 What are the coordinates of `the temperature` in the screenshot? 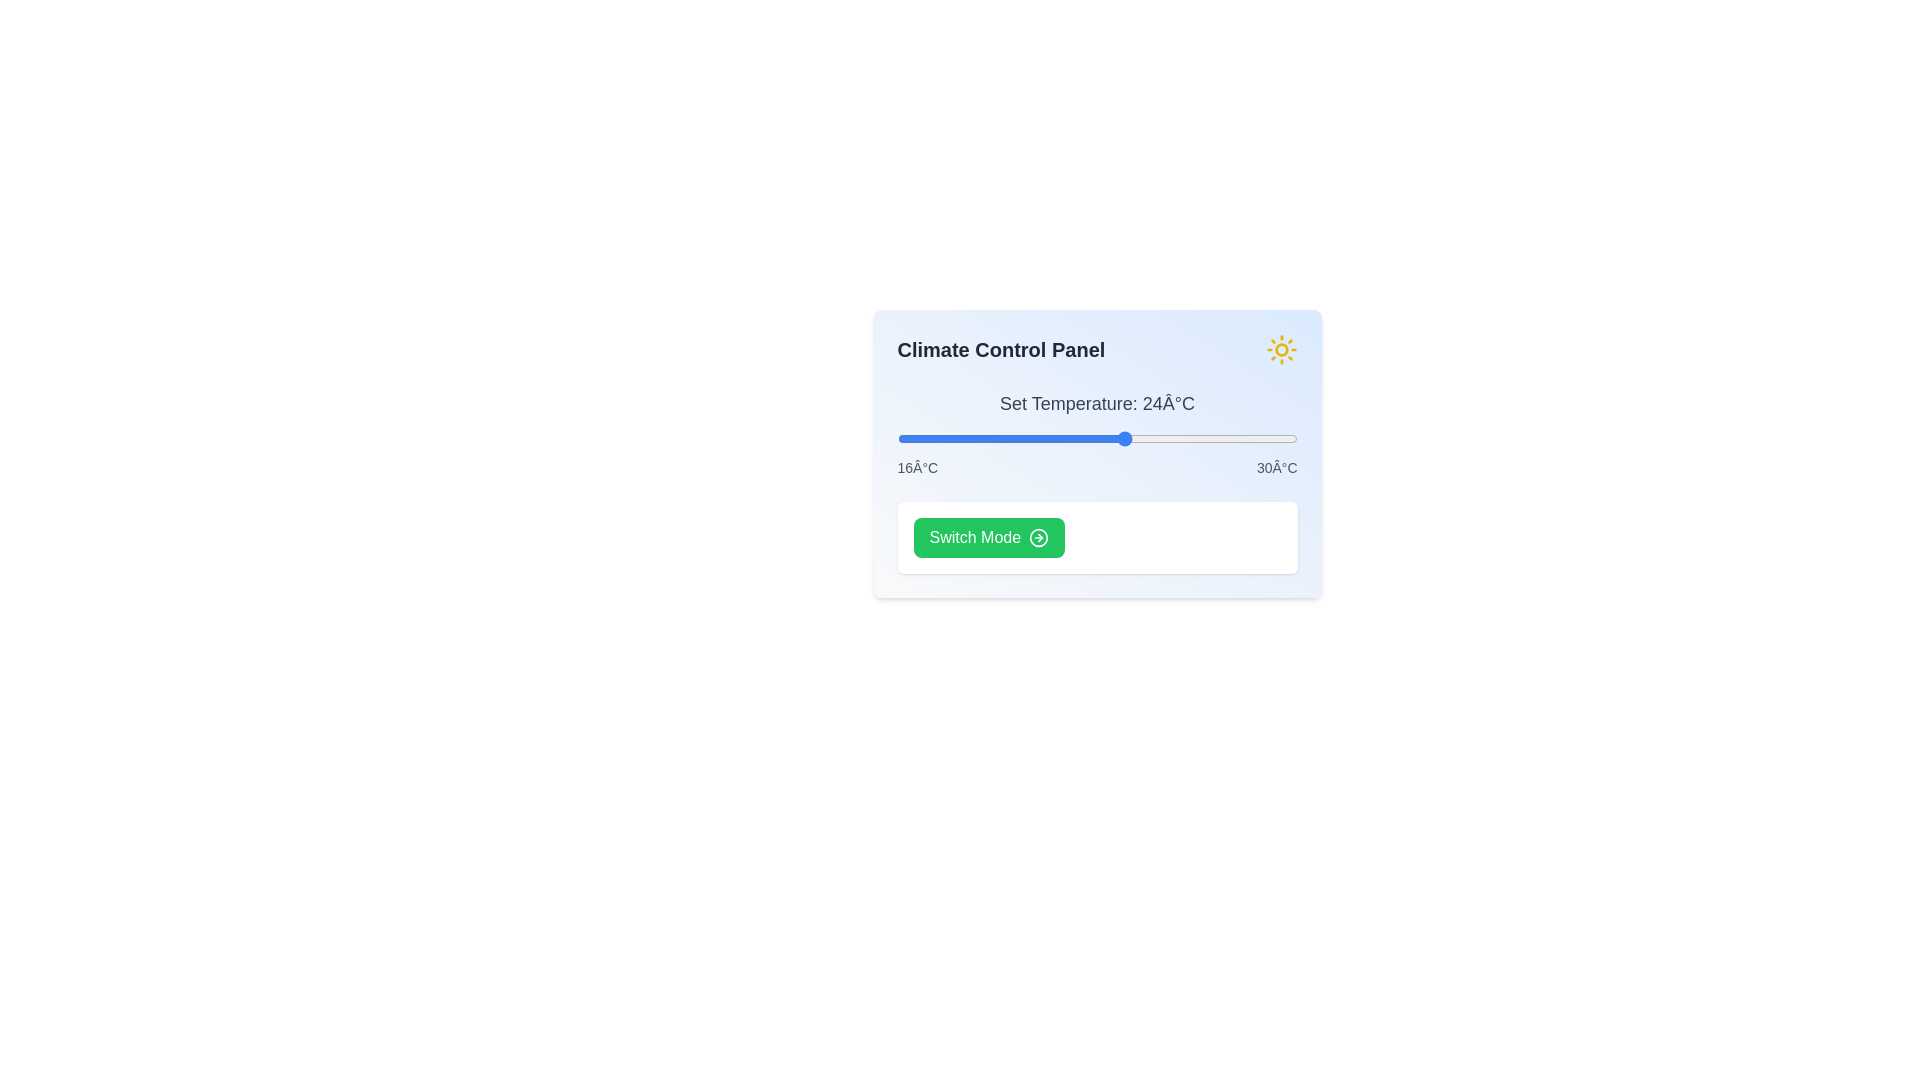 It's located at (1267, 438).